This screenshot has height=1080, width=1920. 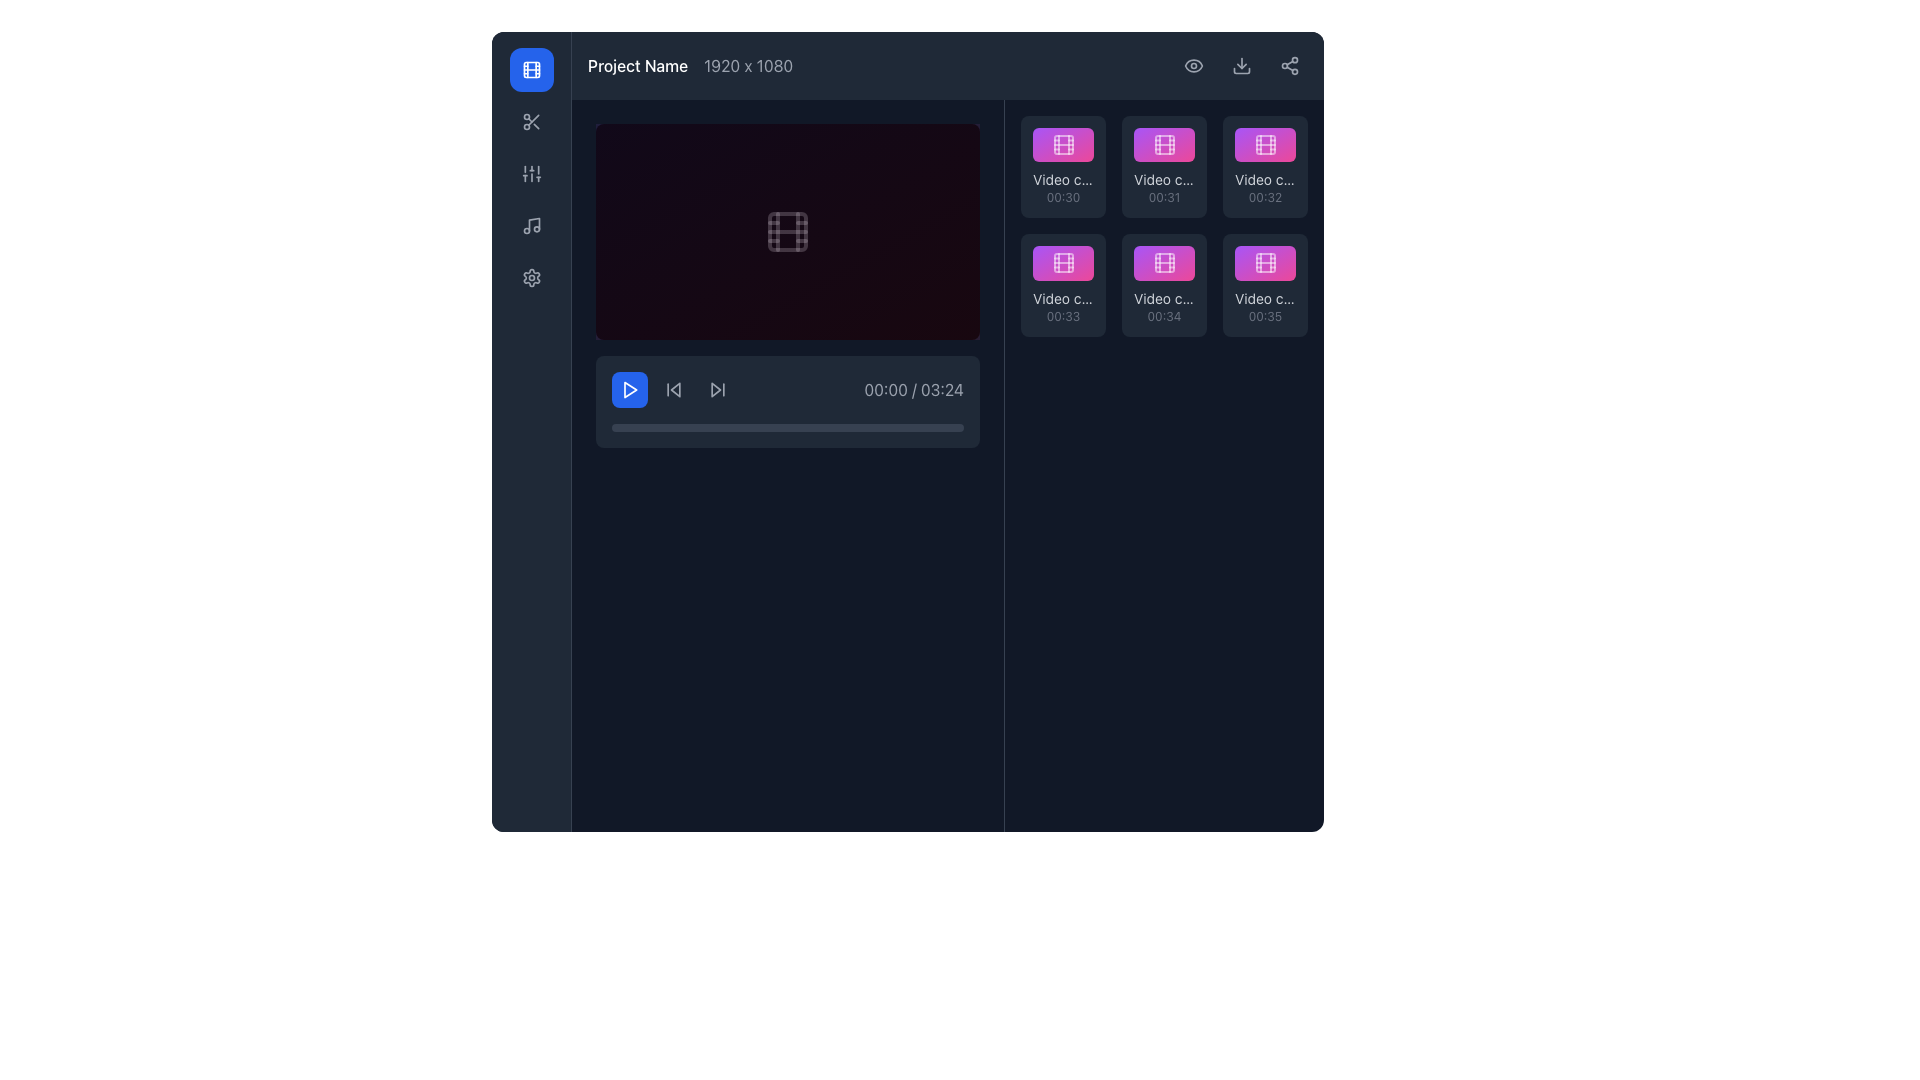 What do you see at coordinates (1264, 144) in the screenshot?
I see `the video clip icon in the upper right corner of the grid of icons in the video editing application` at bounding box center [1264, 144].